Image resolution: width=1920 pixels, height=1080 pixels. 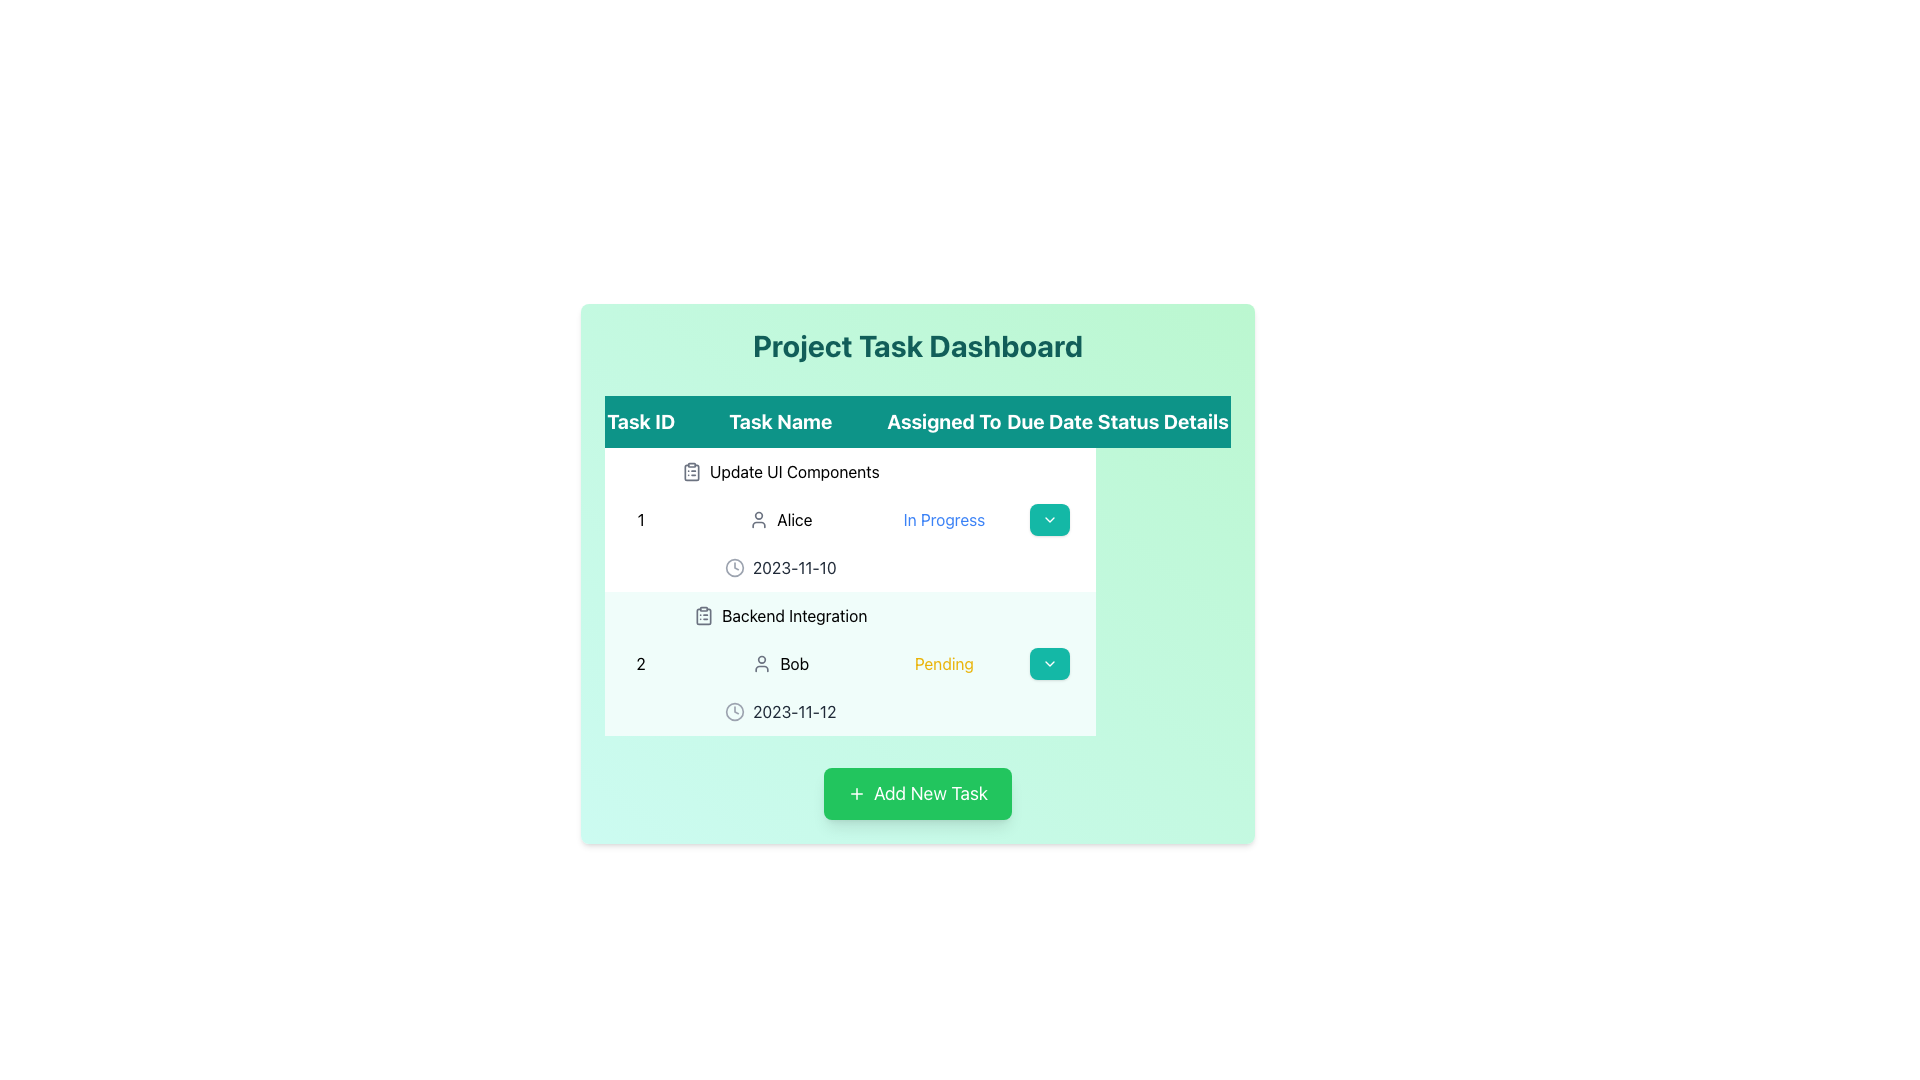 I want to click on the teal green button with a downward-pointing chevron icon, located in the last column of the second row corresponding to Task ID '2' and Task Name 'Backend Integration', so click(x=1049, y=663).